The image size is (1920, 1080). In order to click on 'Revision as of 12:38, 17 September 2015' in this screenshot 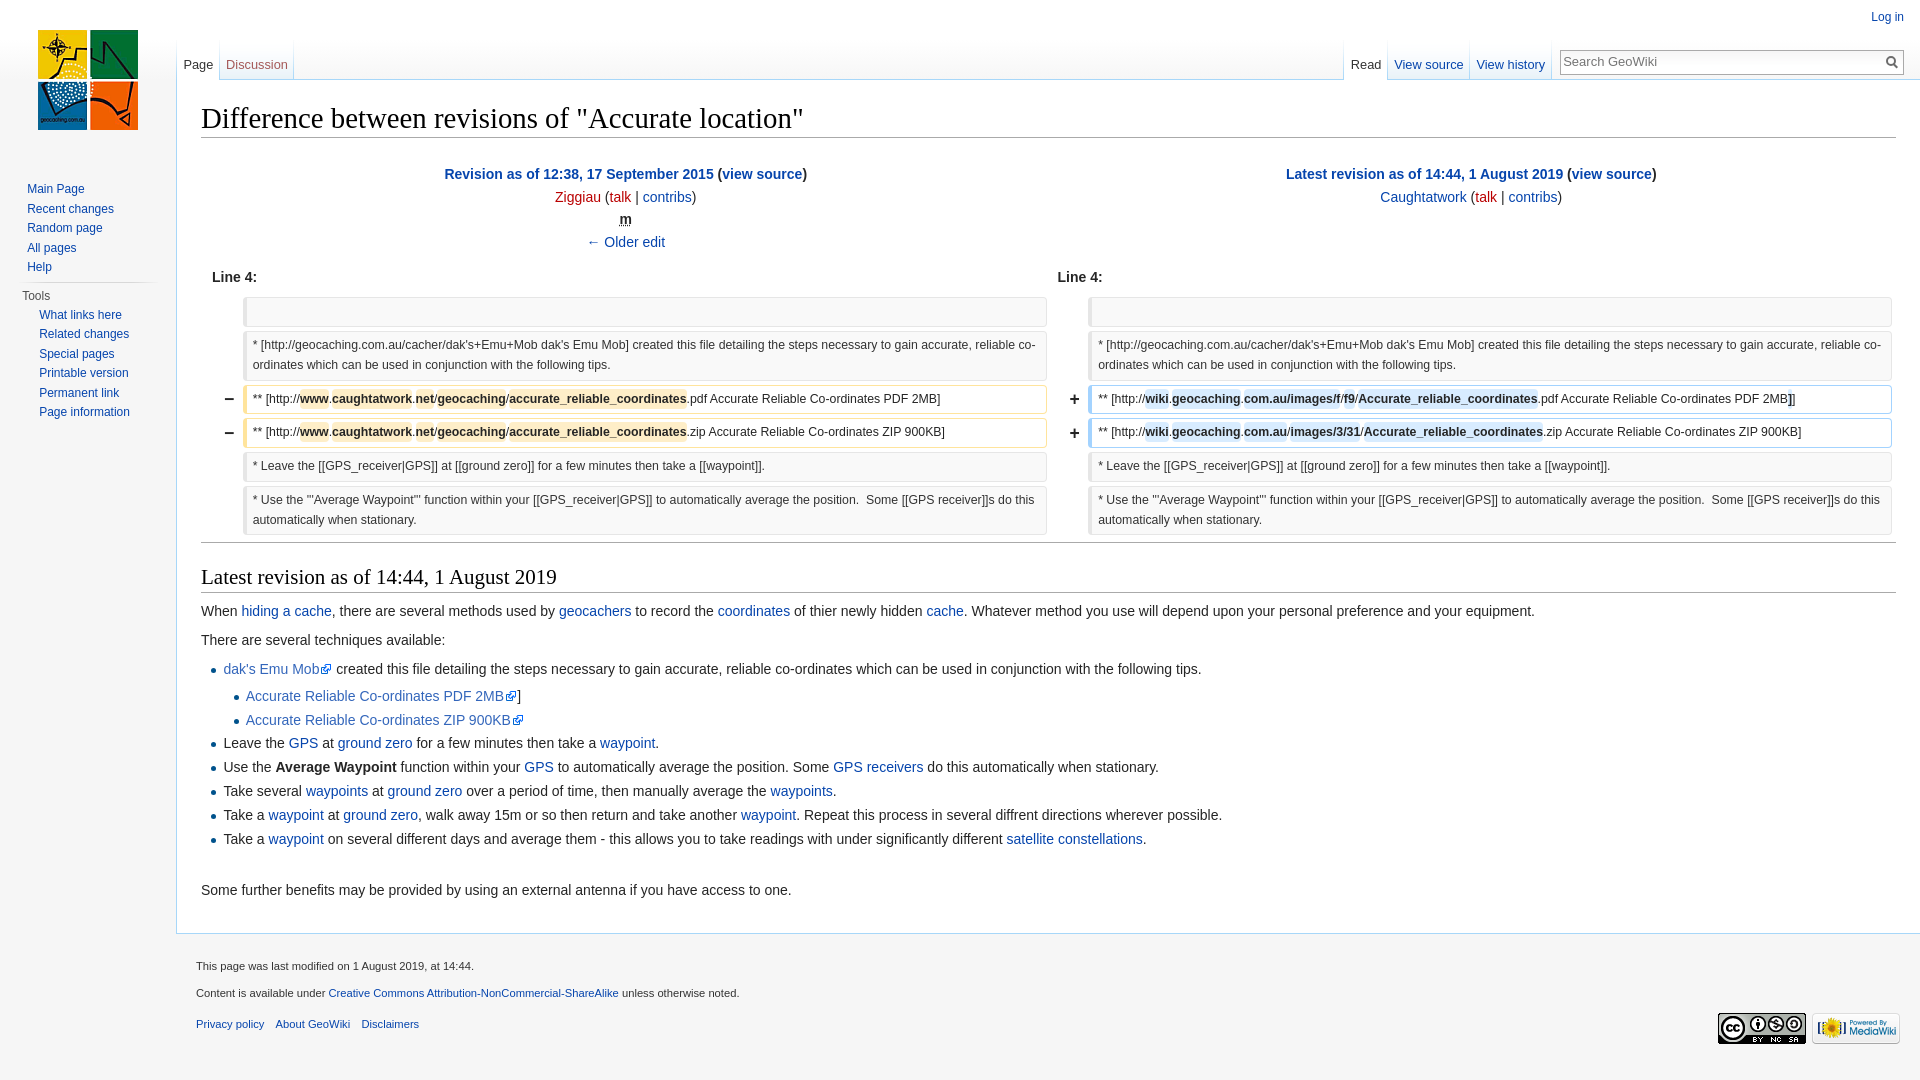, I will do `click(577, 172)`.